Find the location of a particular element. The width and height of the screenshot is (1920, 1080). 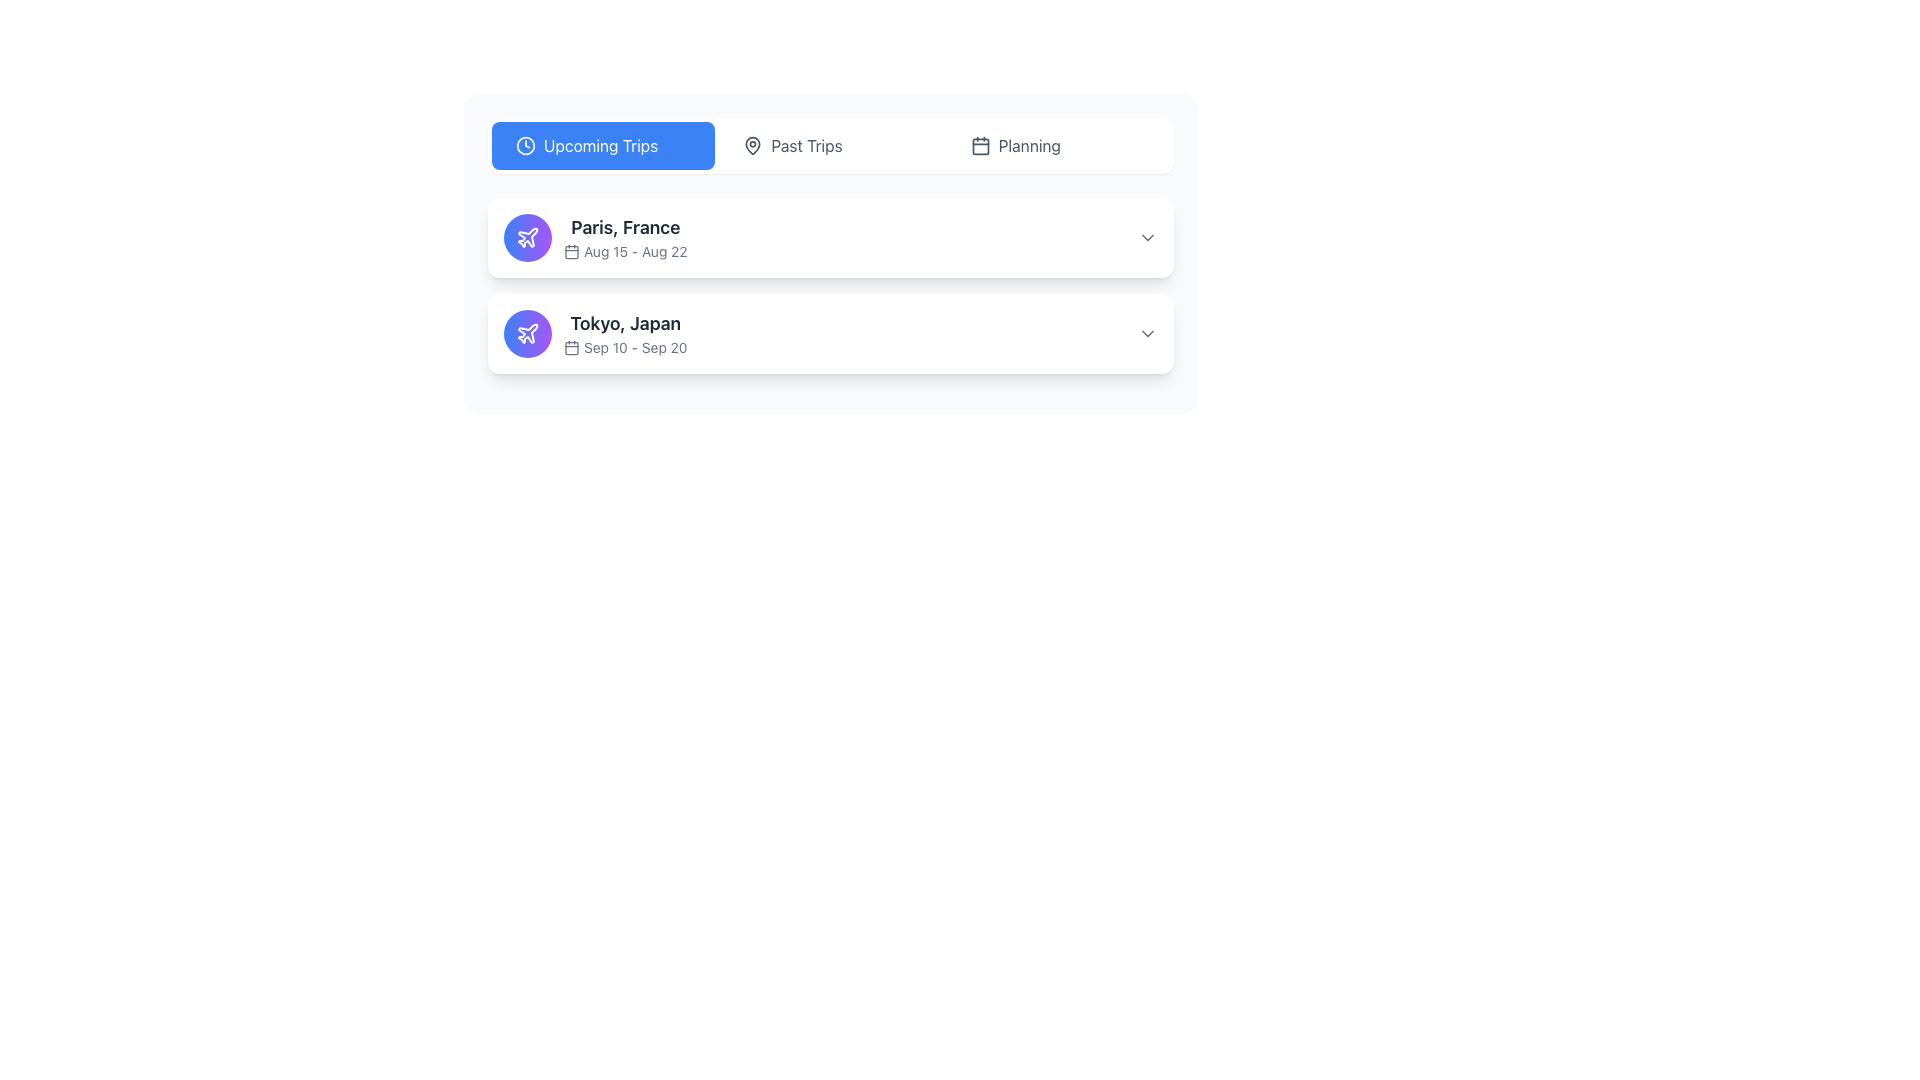

the clock icon, which is a minimalist design with a blue background, positioned to the left of the 'Upcoming Trips' label is located at coordinates (526, 145).